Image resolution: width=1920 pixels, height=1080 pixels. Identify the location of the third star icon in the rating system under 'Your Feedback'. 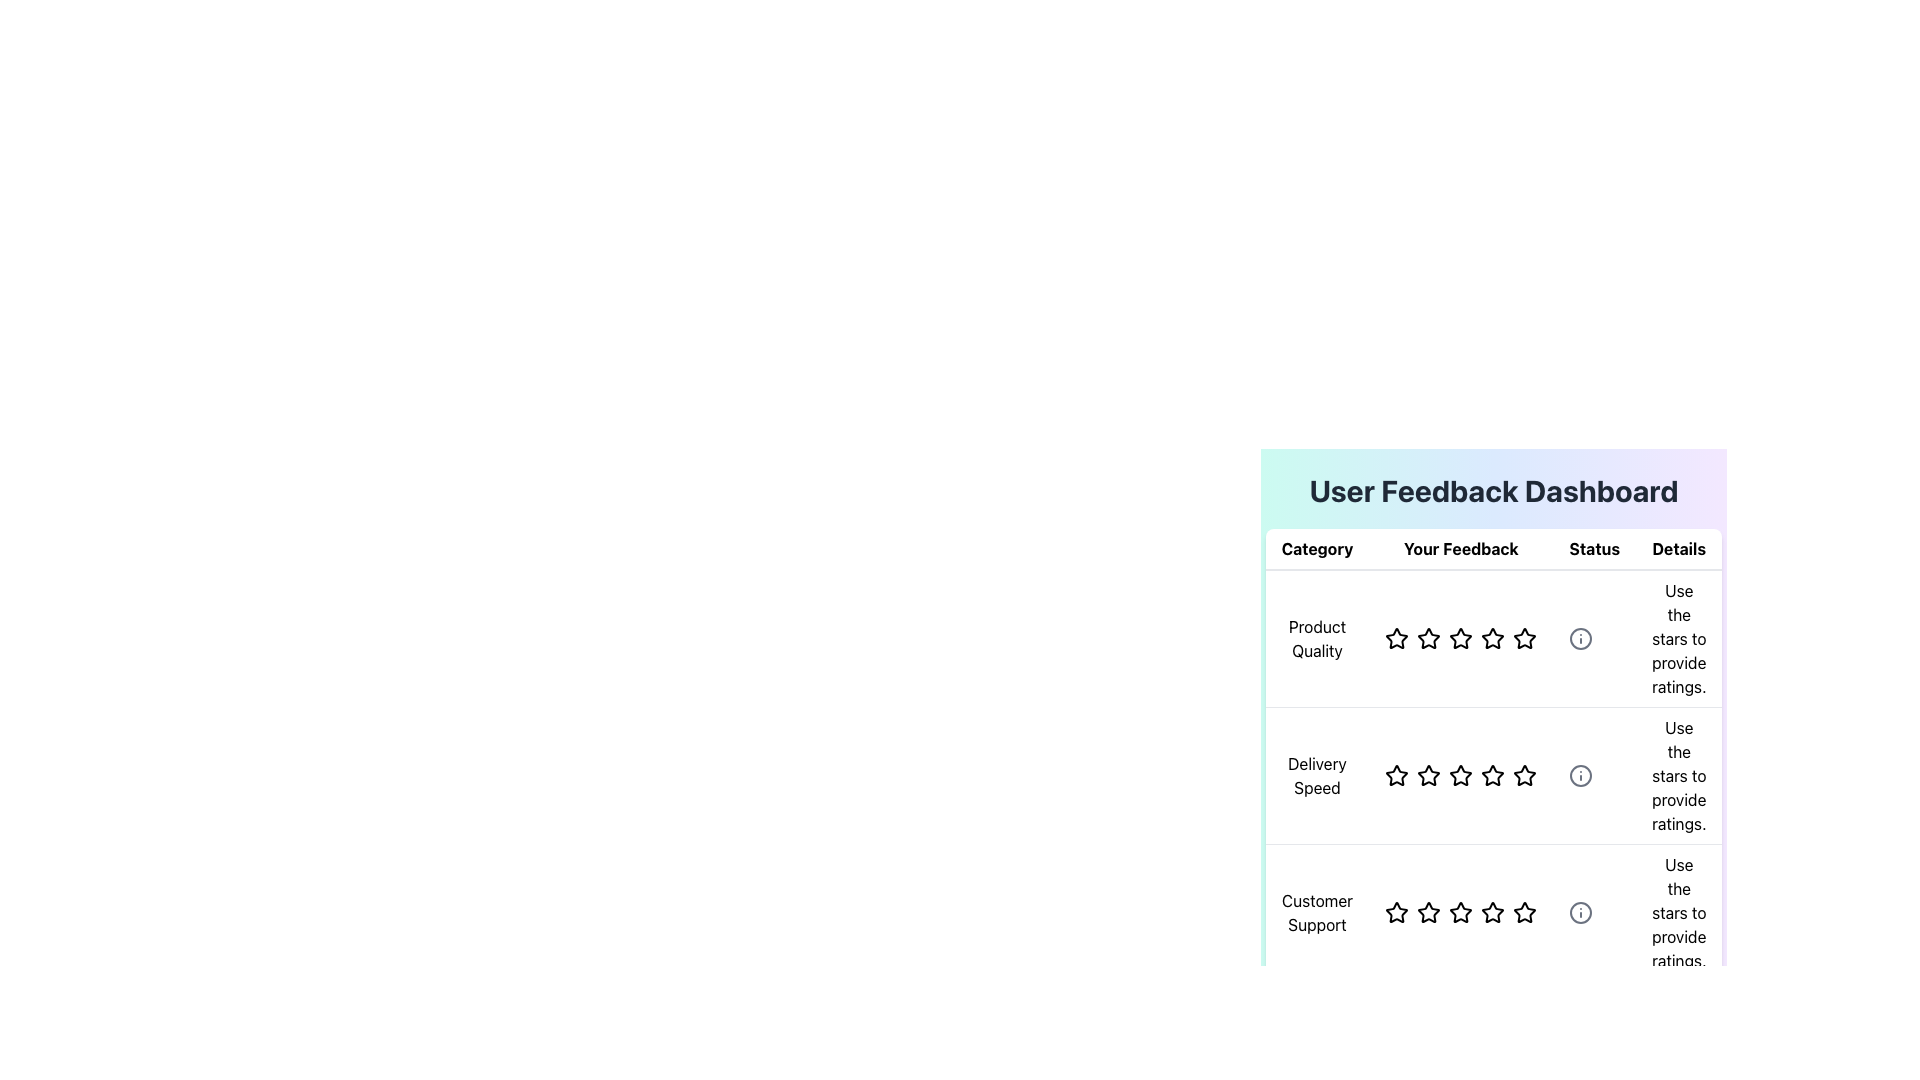
(1493, 638).